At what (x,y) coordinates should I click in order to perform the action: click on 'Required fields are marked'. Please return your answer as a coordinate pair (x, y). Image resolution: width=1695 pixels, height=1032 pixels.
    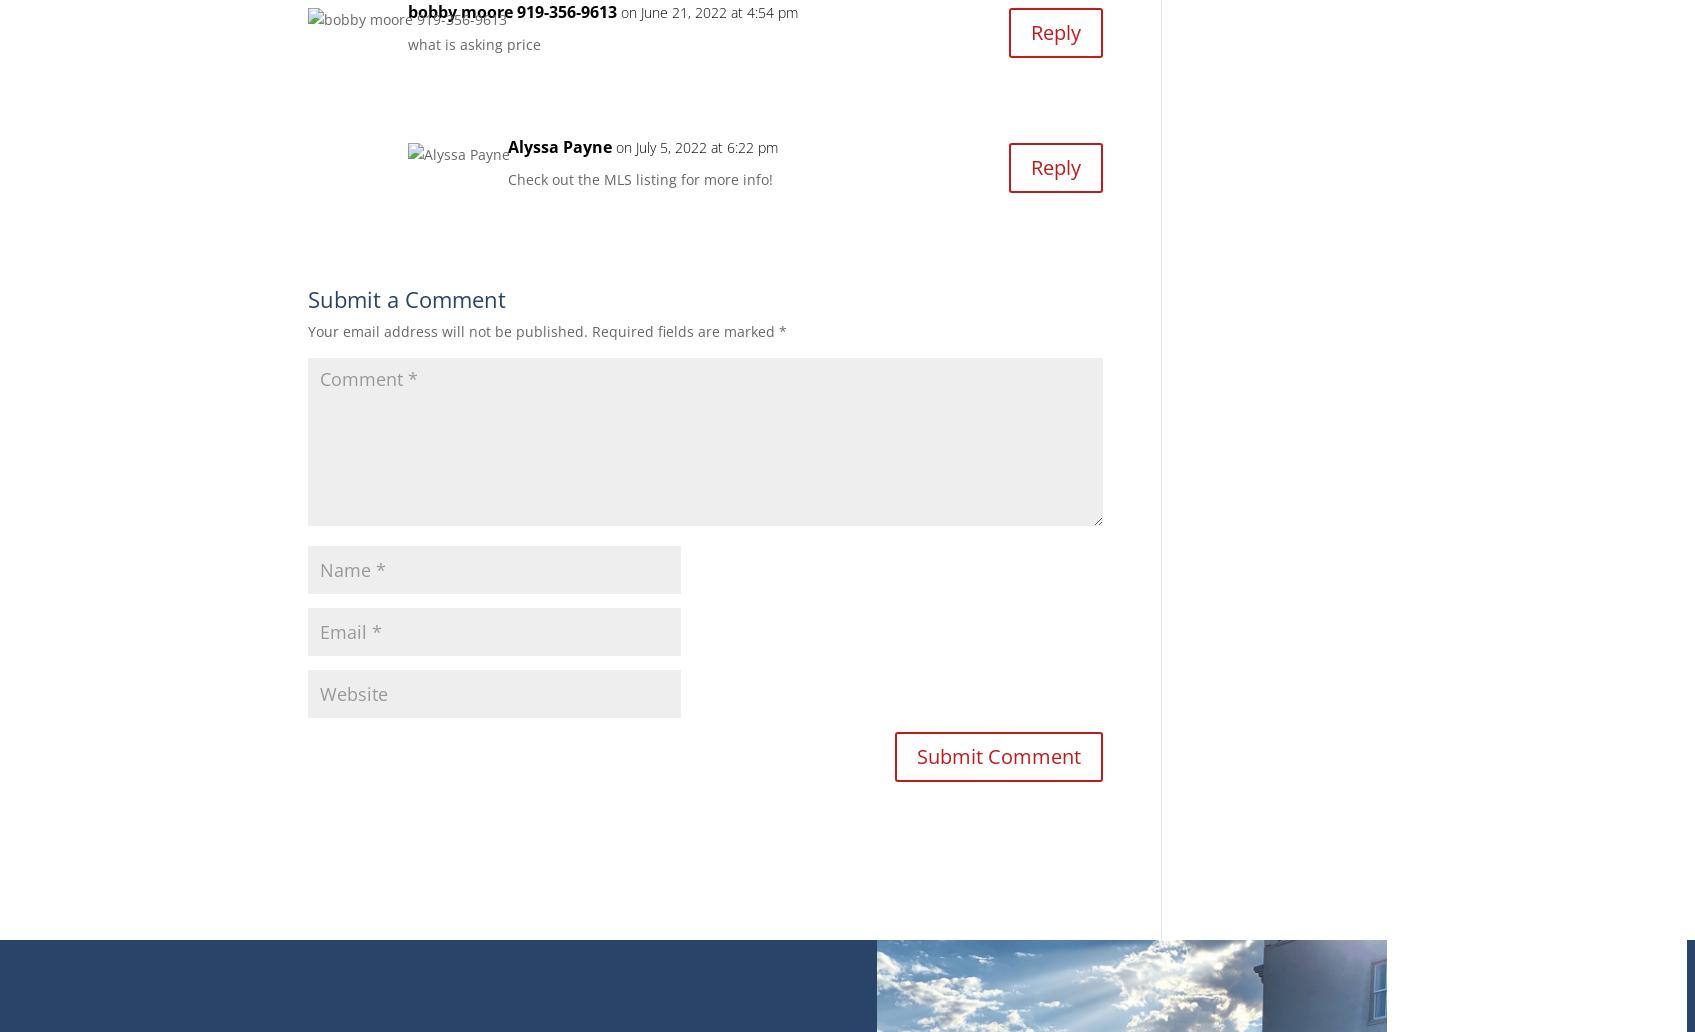
    Looking at the image, I should click on (684, 330).